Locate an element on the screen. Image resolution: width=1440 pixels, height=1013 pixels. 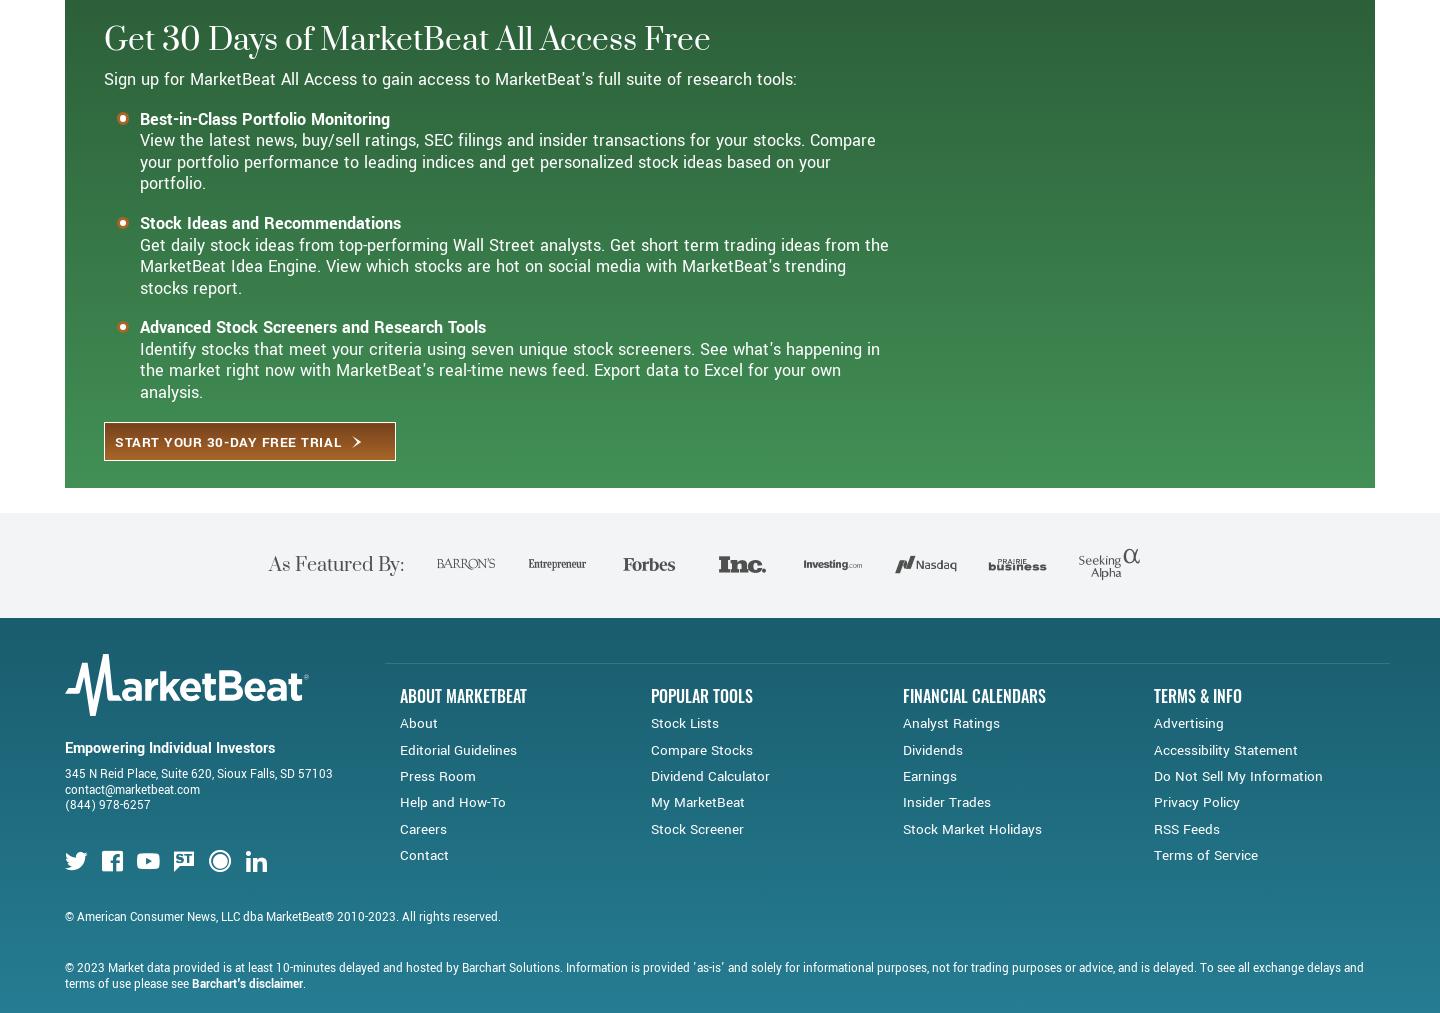
'345 N Reid Place, Suite 620, Sioux Falls, SD 57103' is located at coordinates (199, 844).